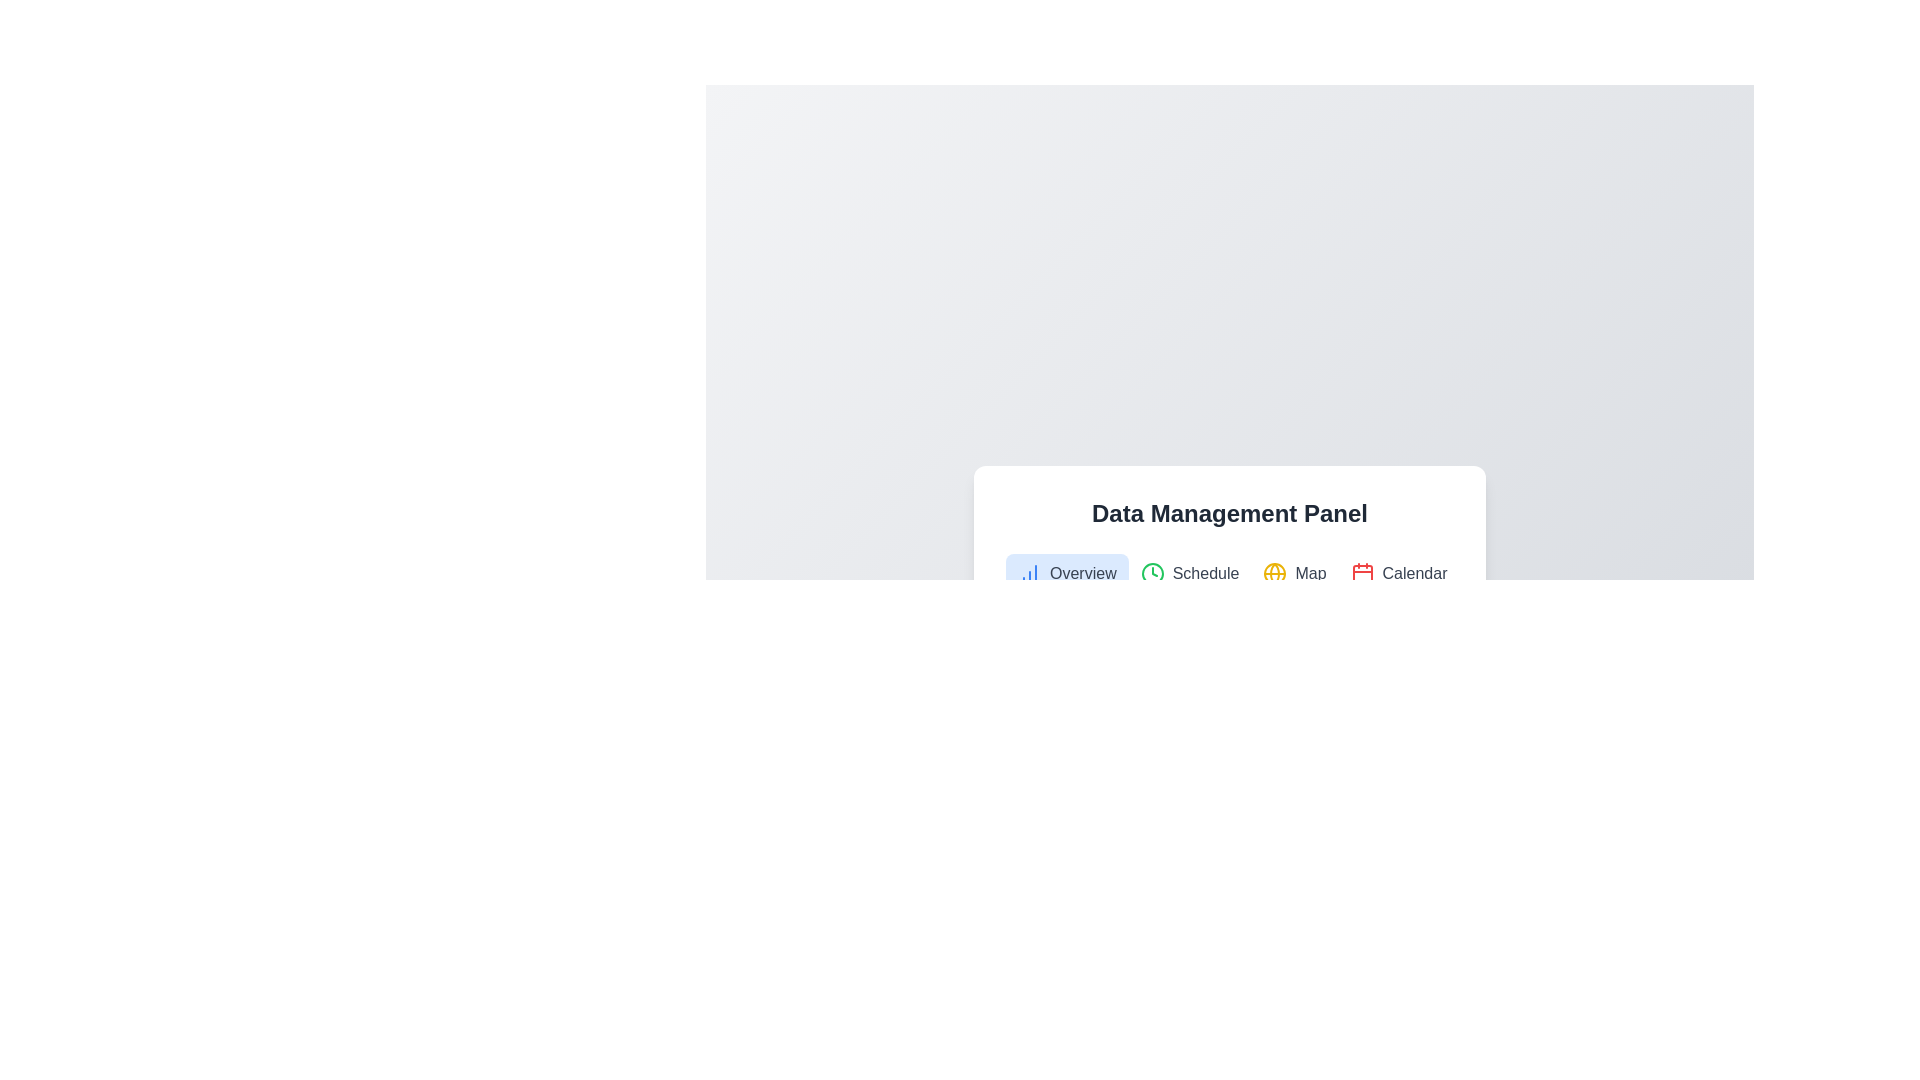  What do you see at coordinates (1152, 574) in the screenshot?
I see `the SVG circle element with a green stroke that represents the circular boundary of the clock icon in the 'Schedule' menu item of the Data Management Panel` at bounding box center [1152, 574].